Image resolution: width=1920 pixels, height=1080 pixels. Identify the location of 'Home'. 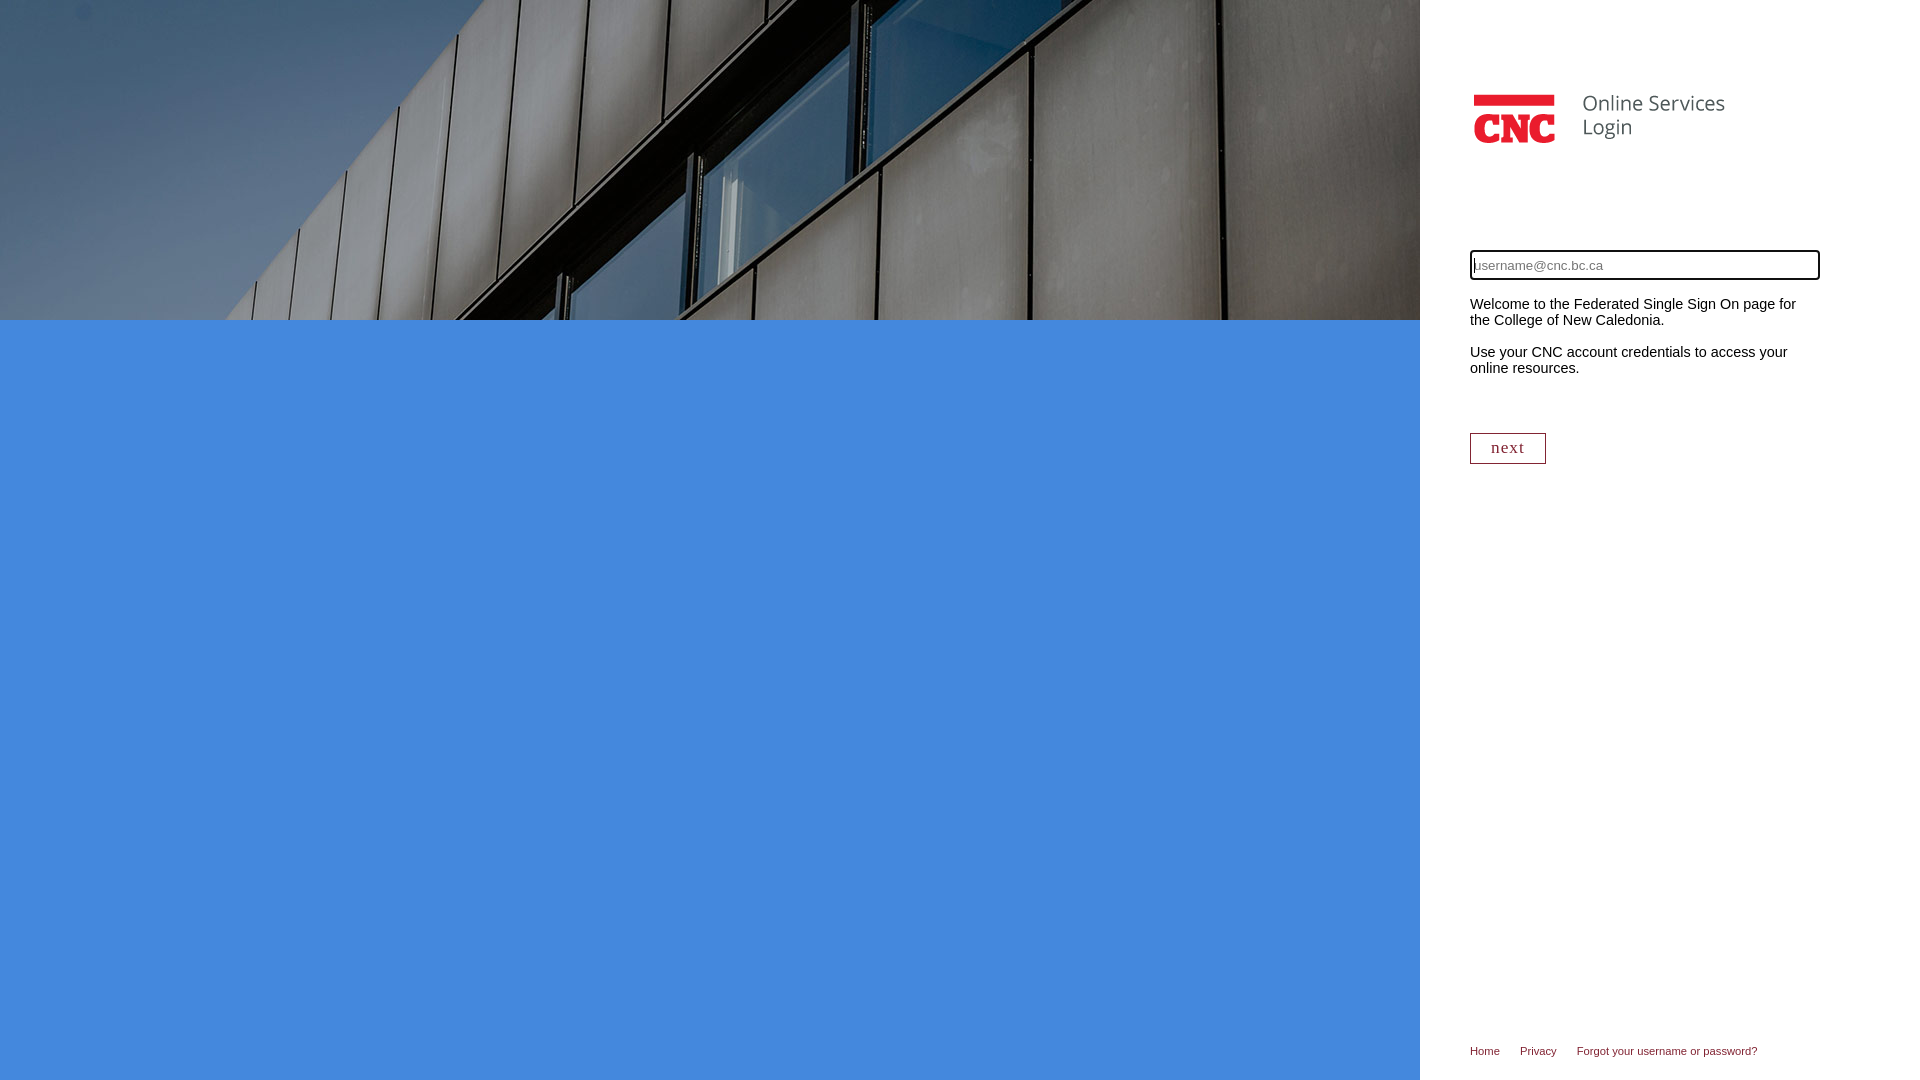
(1494, 1049).